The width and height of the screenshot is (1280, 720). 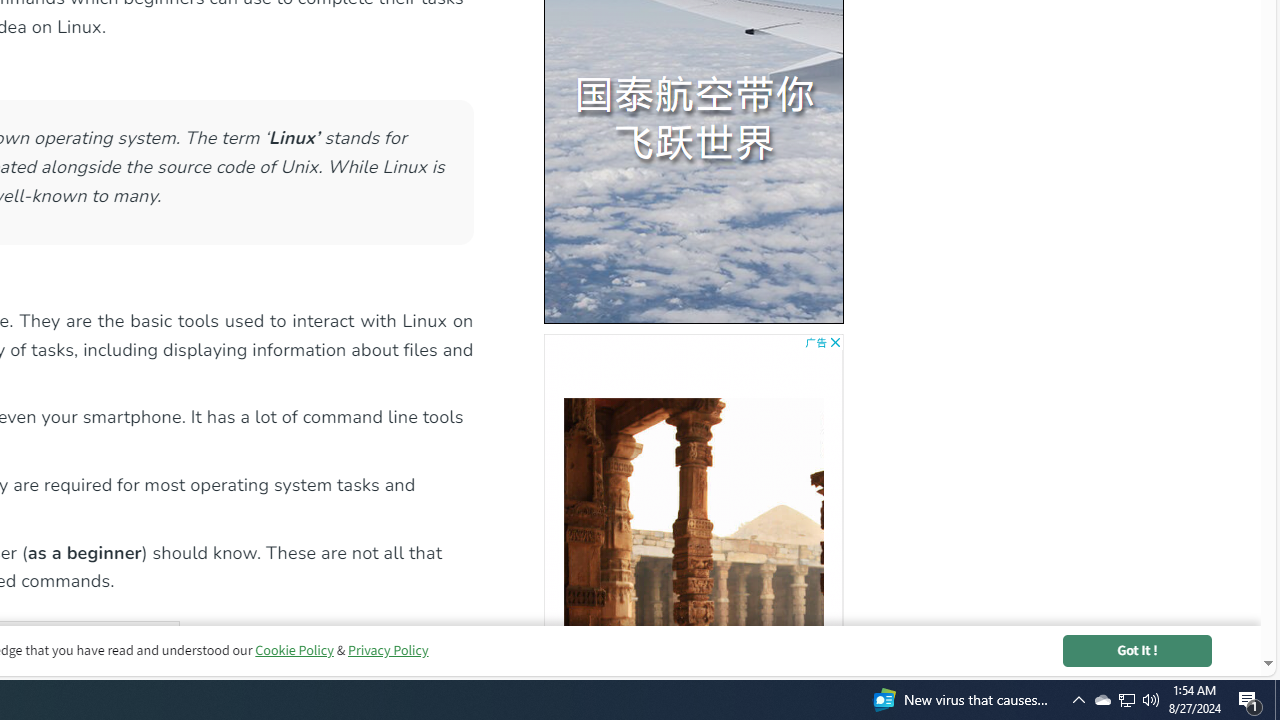 I want to click on 'Got It !', so click(x=1137, y=650).